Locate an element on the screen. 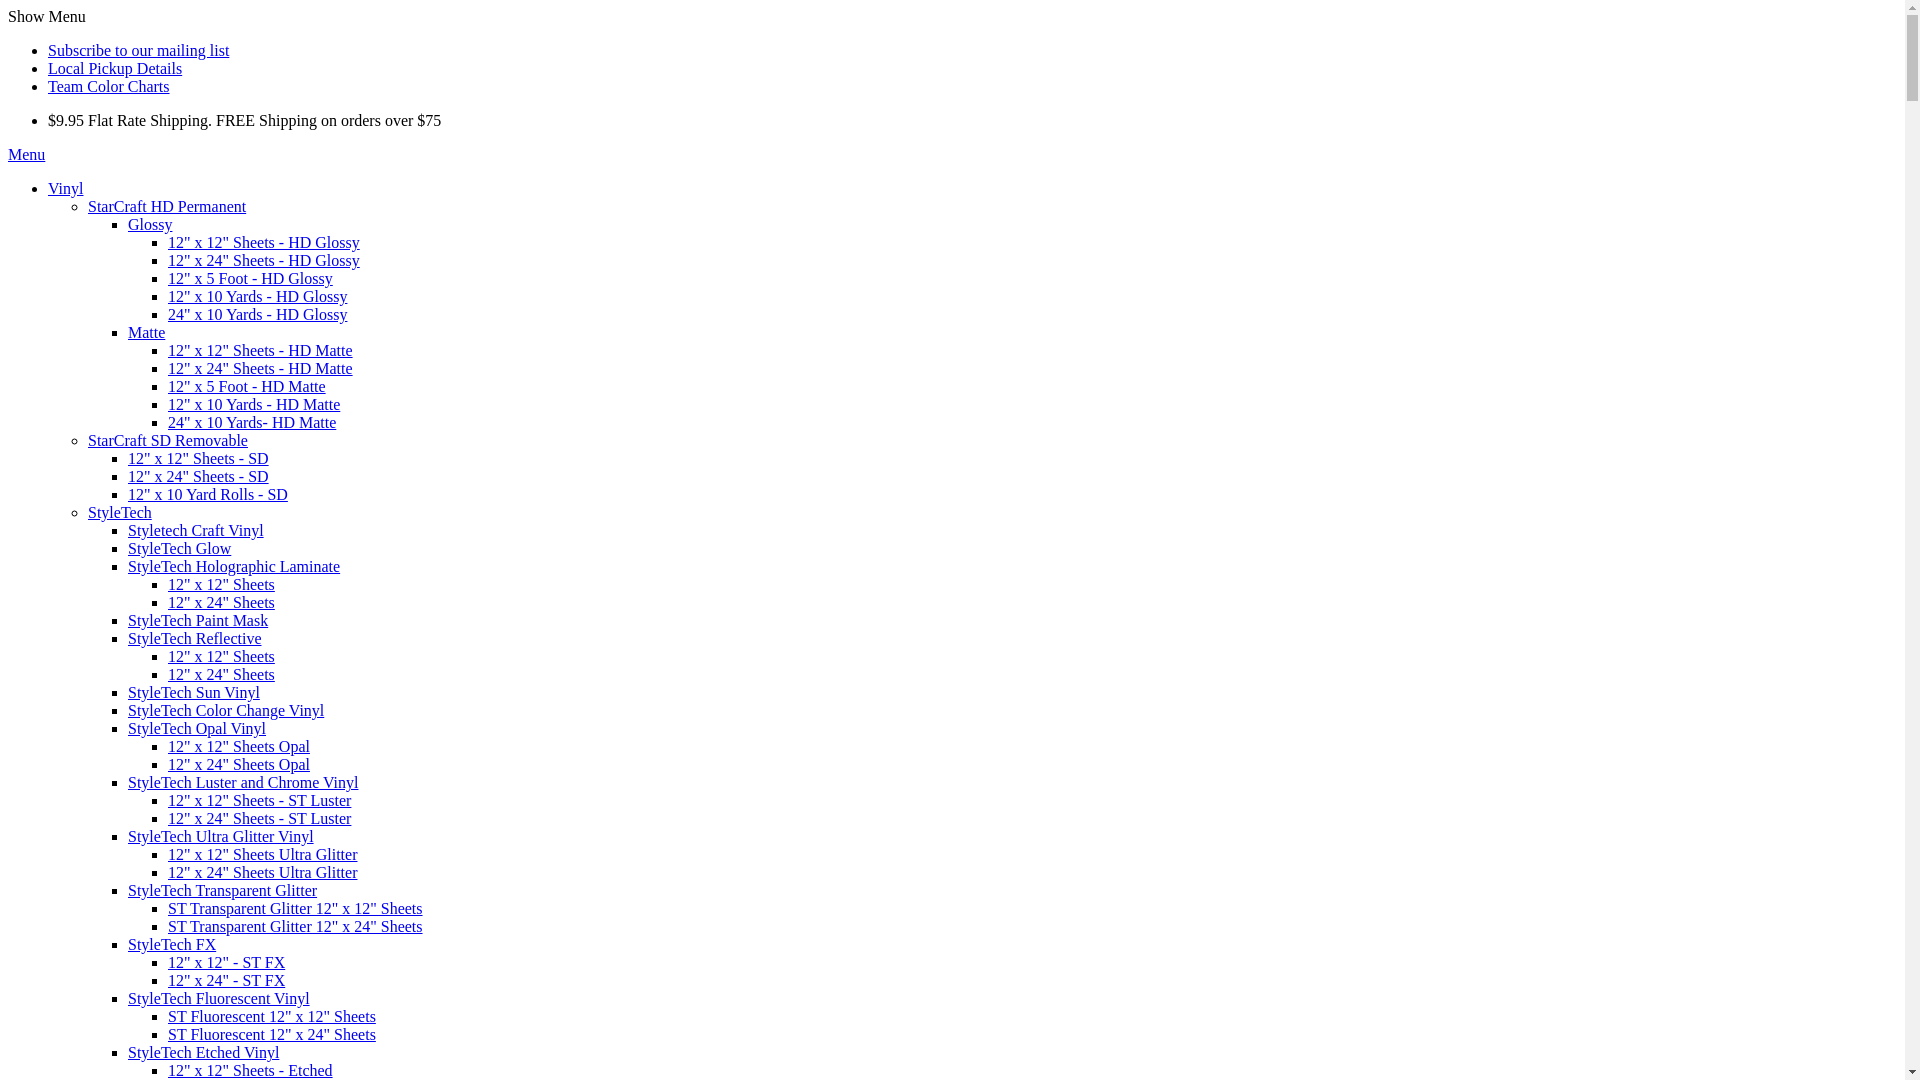 This screenshot has width=1920, height=1080. '12" x 12" Sheets - HD Glossy' is located at coordinates (263, 241).